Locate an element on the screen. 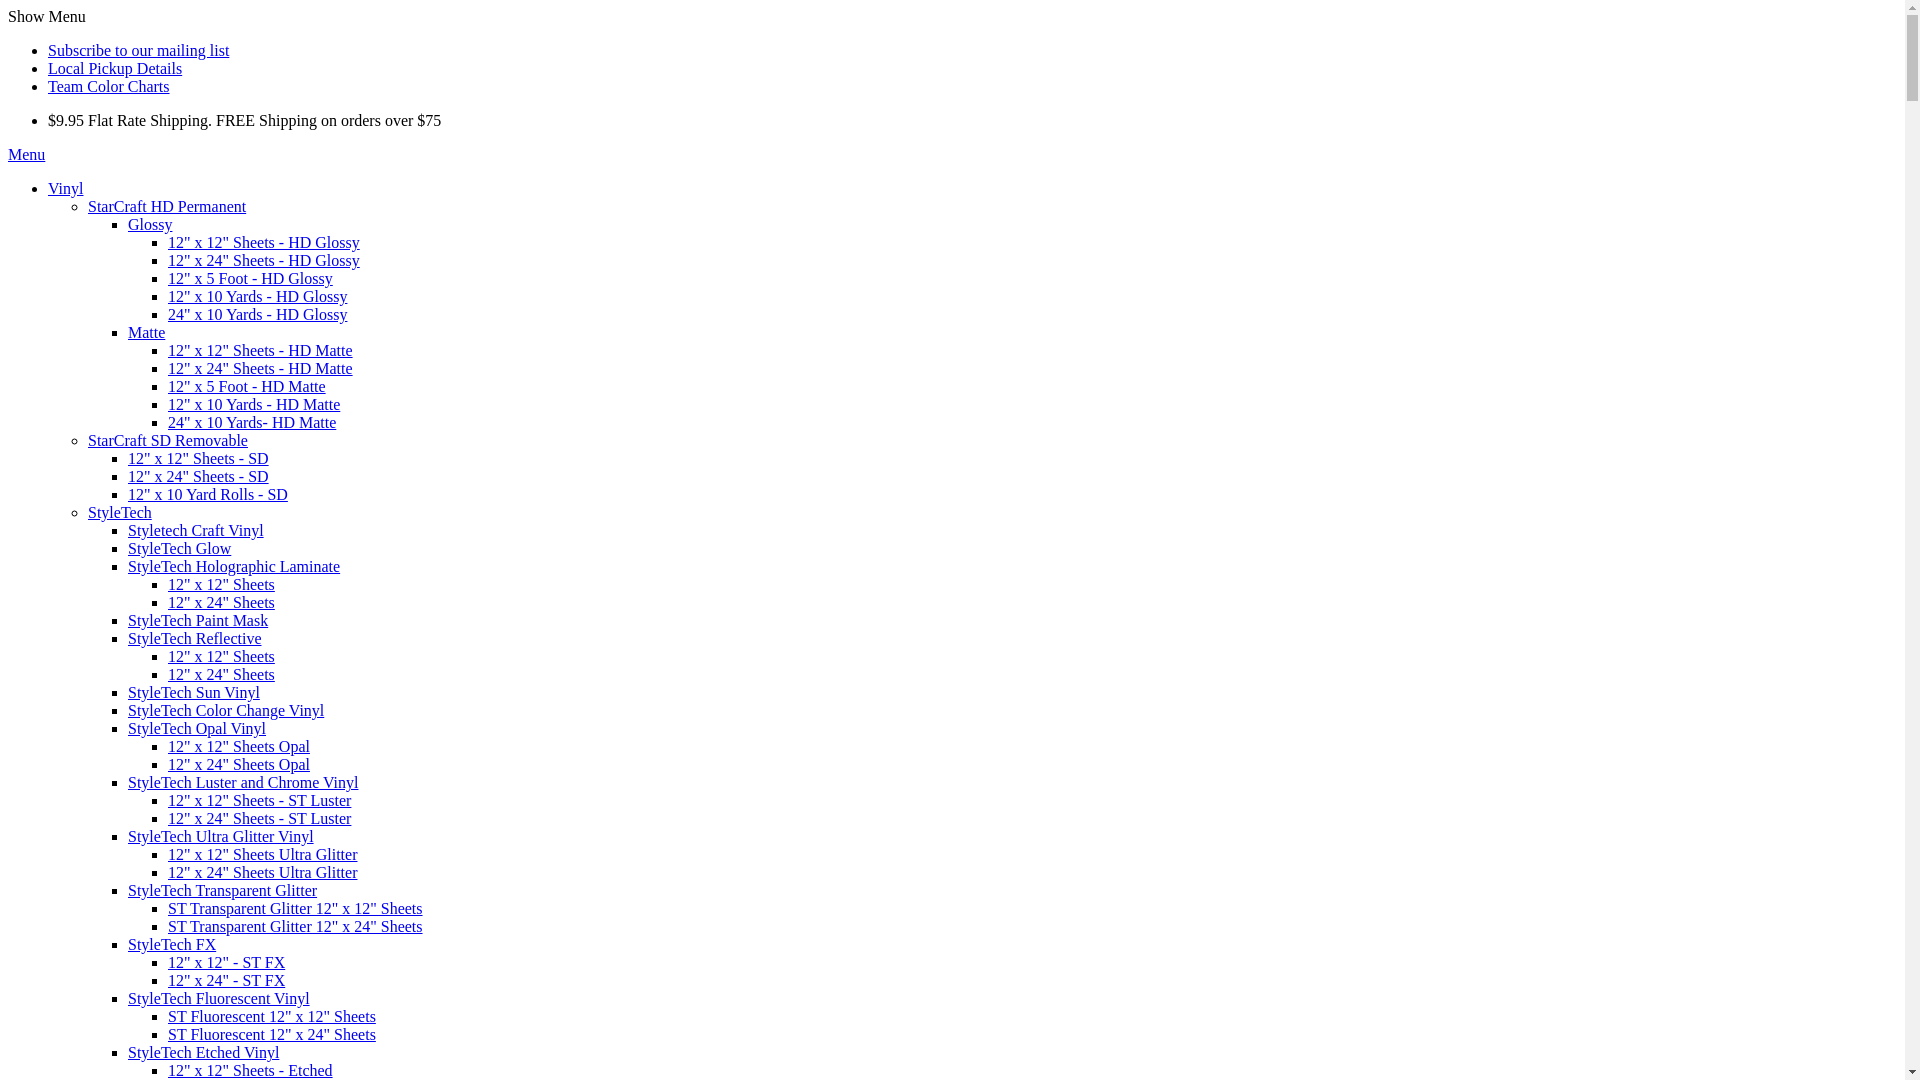 This screenshot has width=1920, height=1080. '12" x 12" Sheets - HD Glossy' is located at coordinates (263, 241).